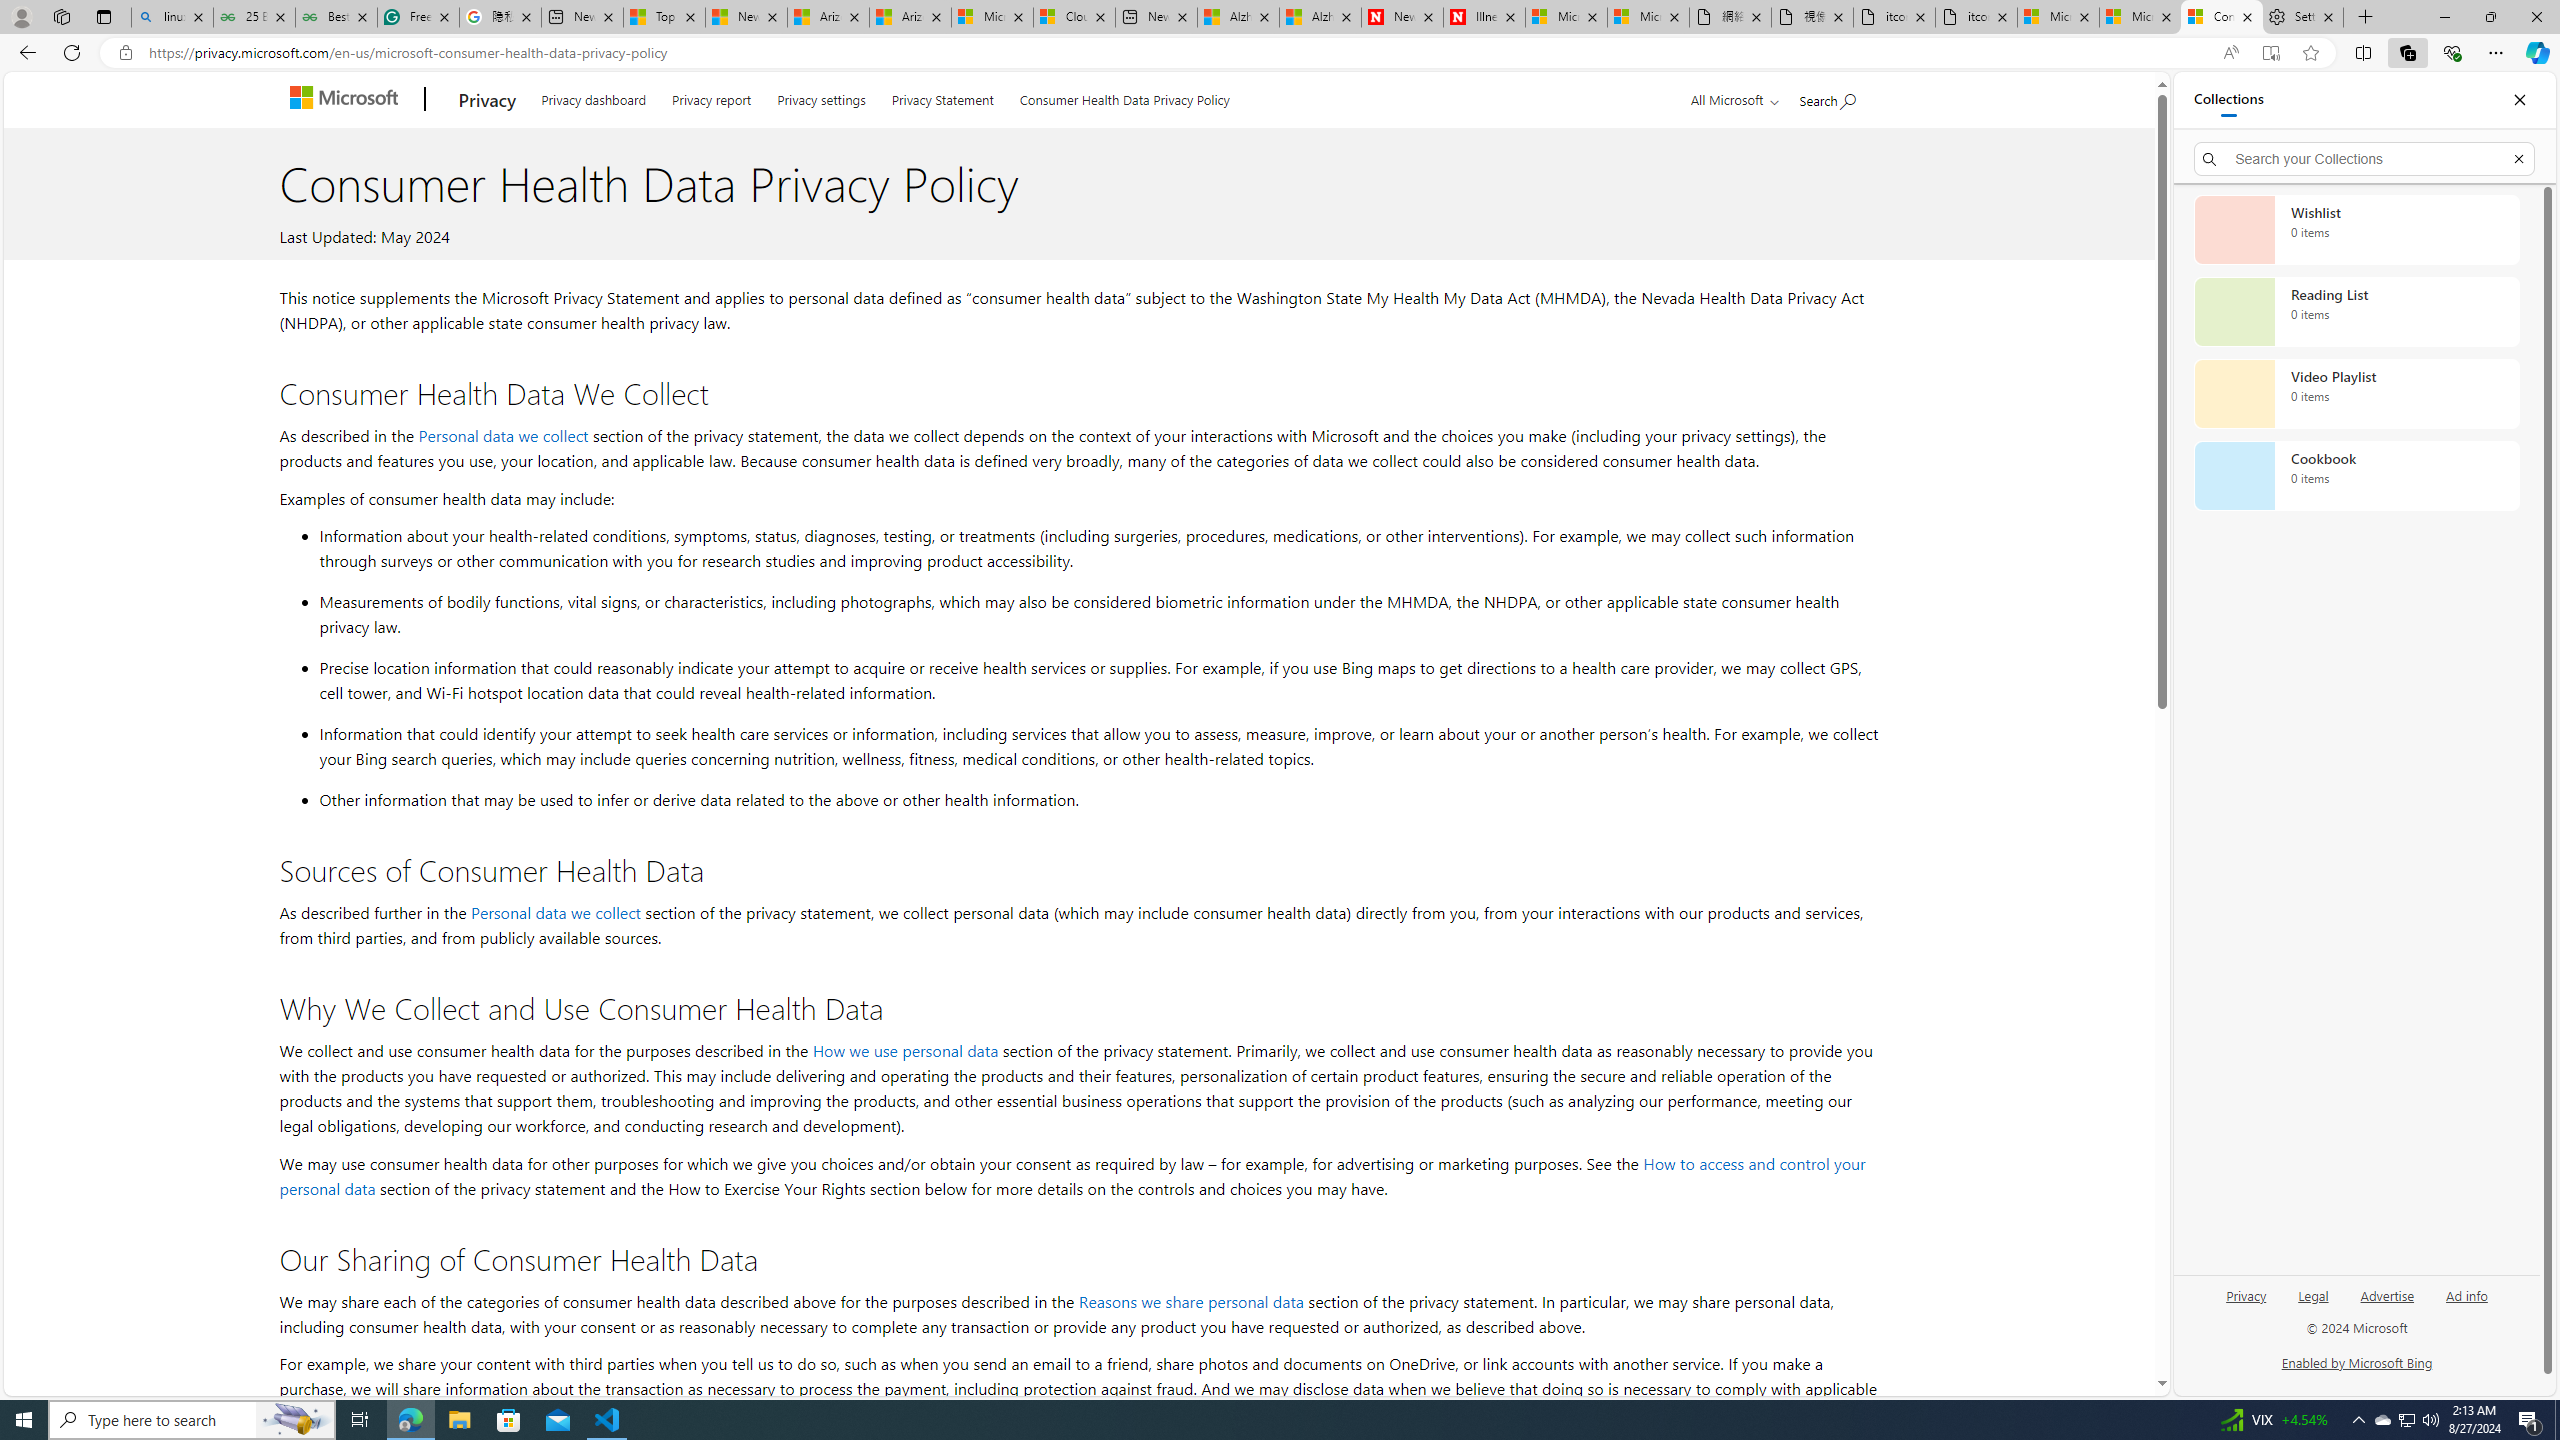 This screenshot has width=2560, height=1440. Describe the element at coordinates (904, 1049) in the screenshot. I see `'How we use personal data'` at that location.